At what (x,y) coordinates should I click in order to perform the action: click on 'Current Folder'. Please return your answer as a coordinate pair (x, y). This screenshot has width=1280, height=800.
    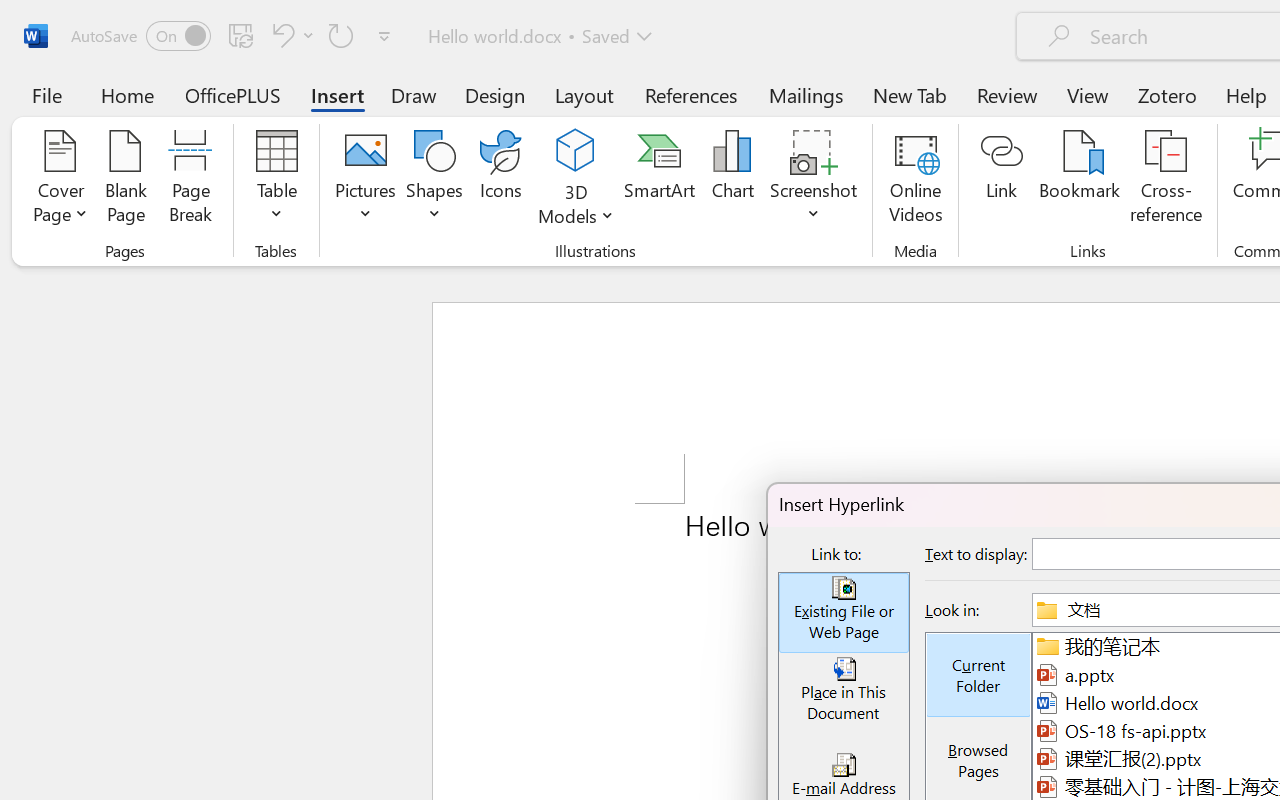
    Looking at the image, I should click on (977, 675).